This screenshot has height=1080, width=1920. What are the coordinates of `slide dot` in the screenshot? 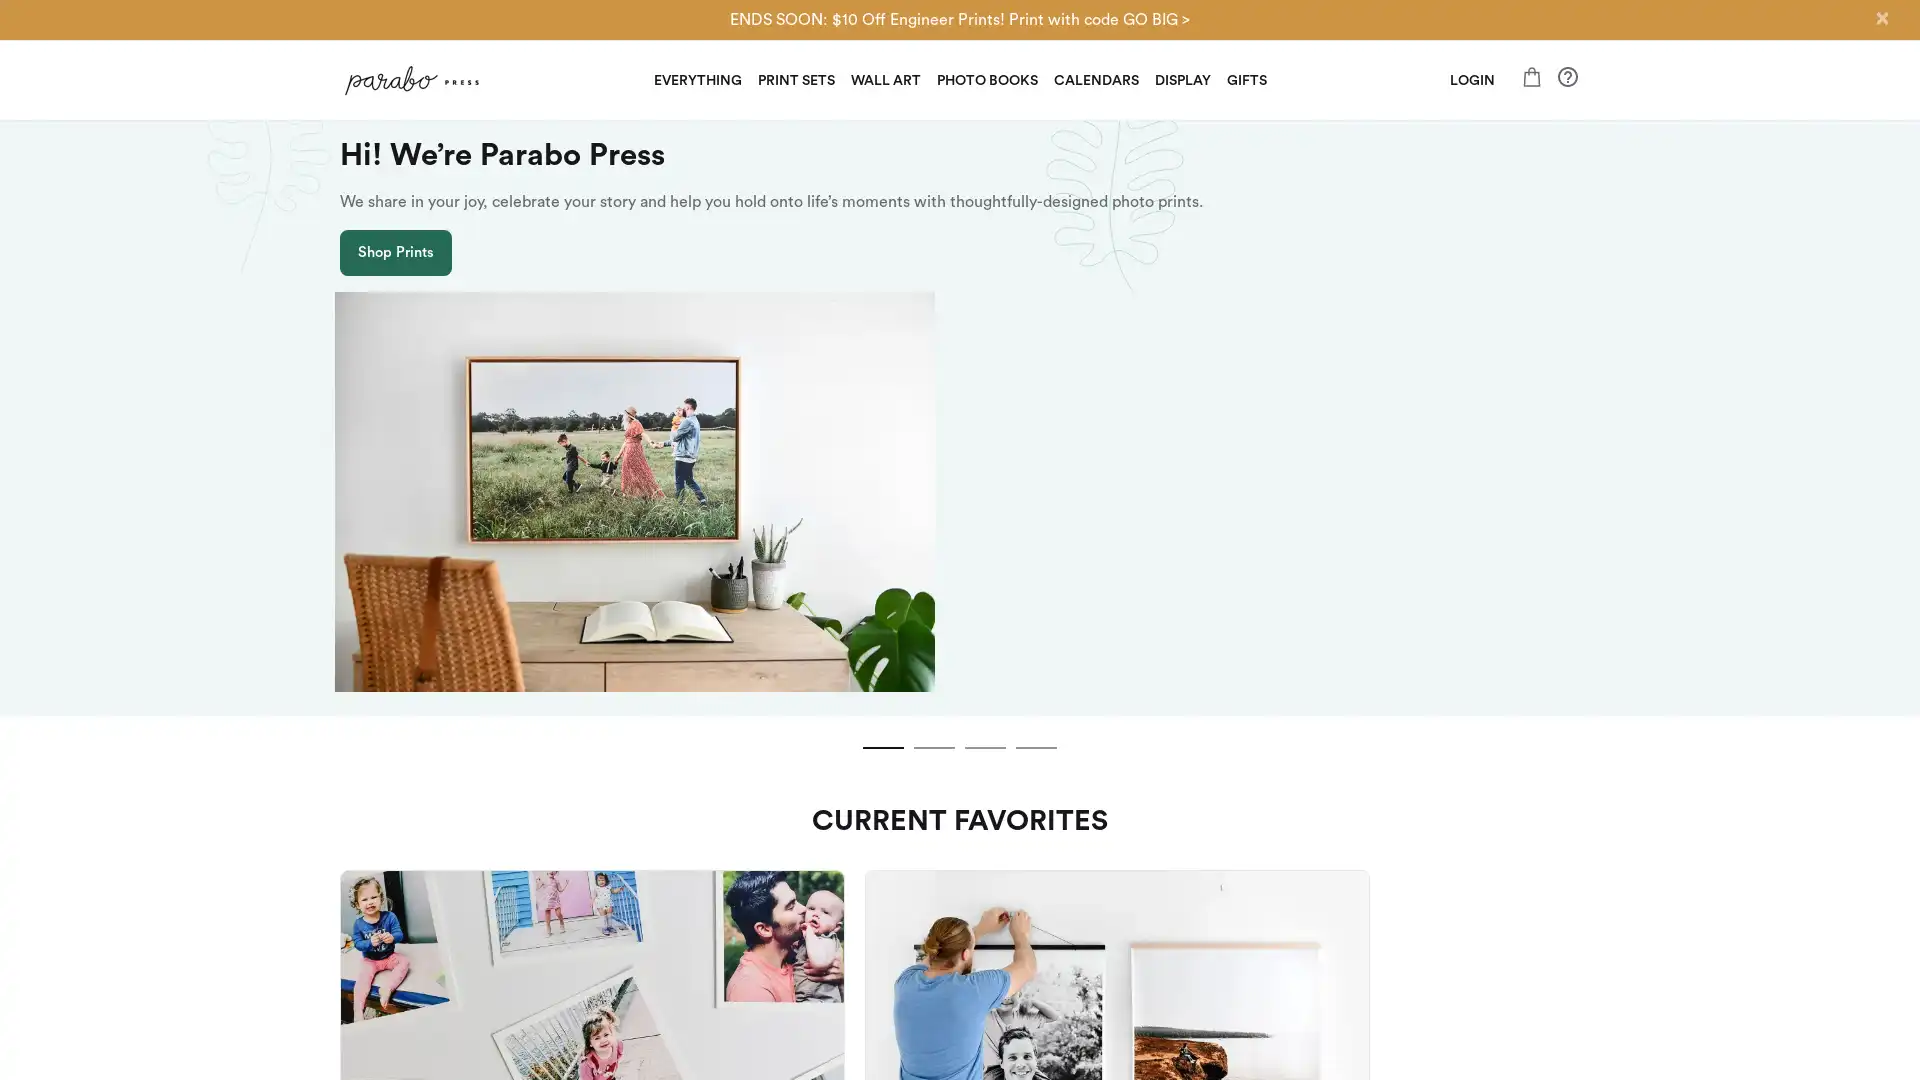 It's located at (1049, 552).